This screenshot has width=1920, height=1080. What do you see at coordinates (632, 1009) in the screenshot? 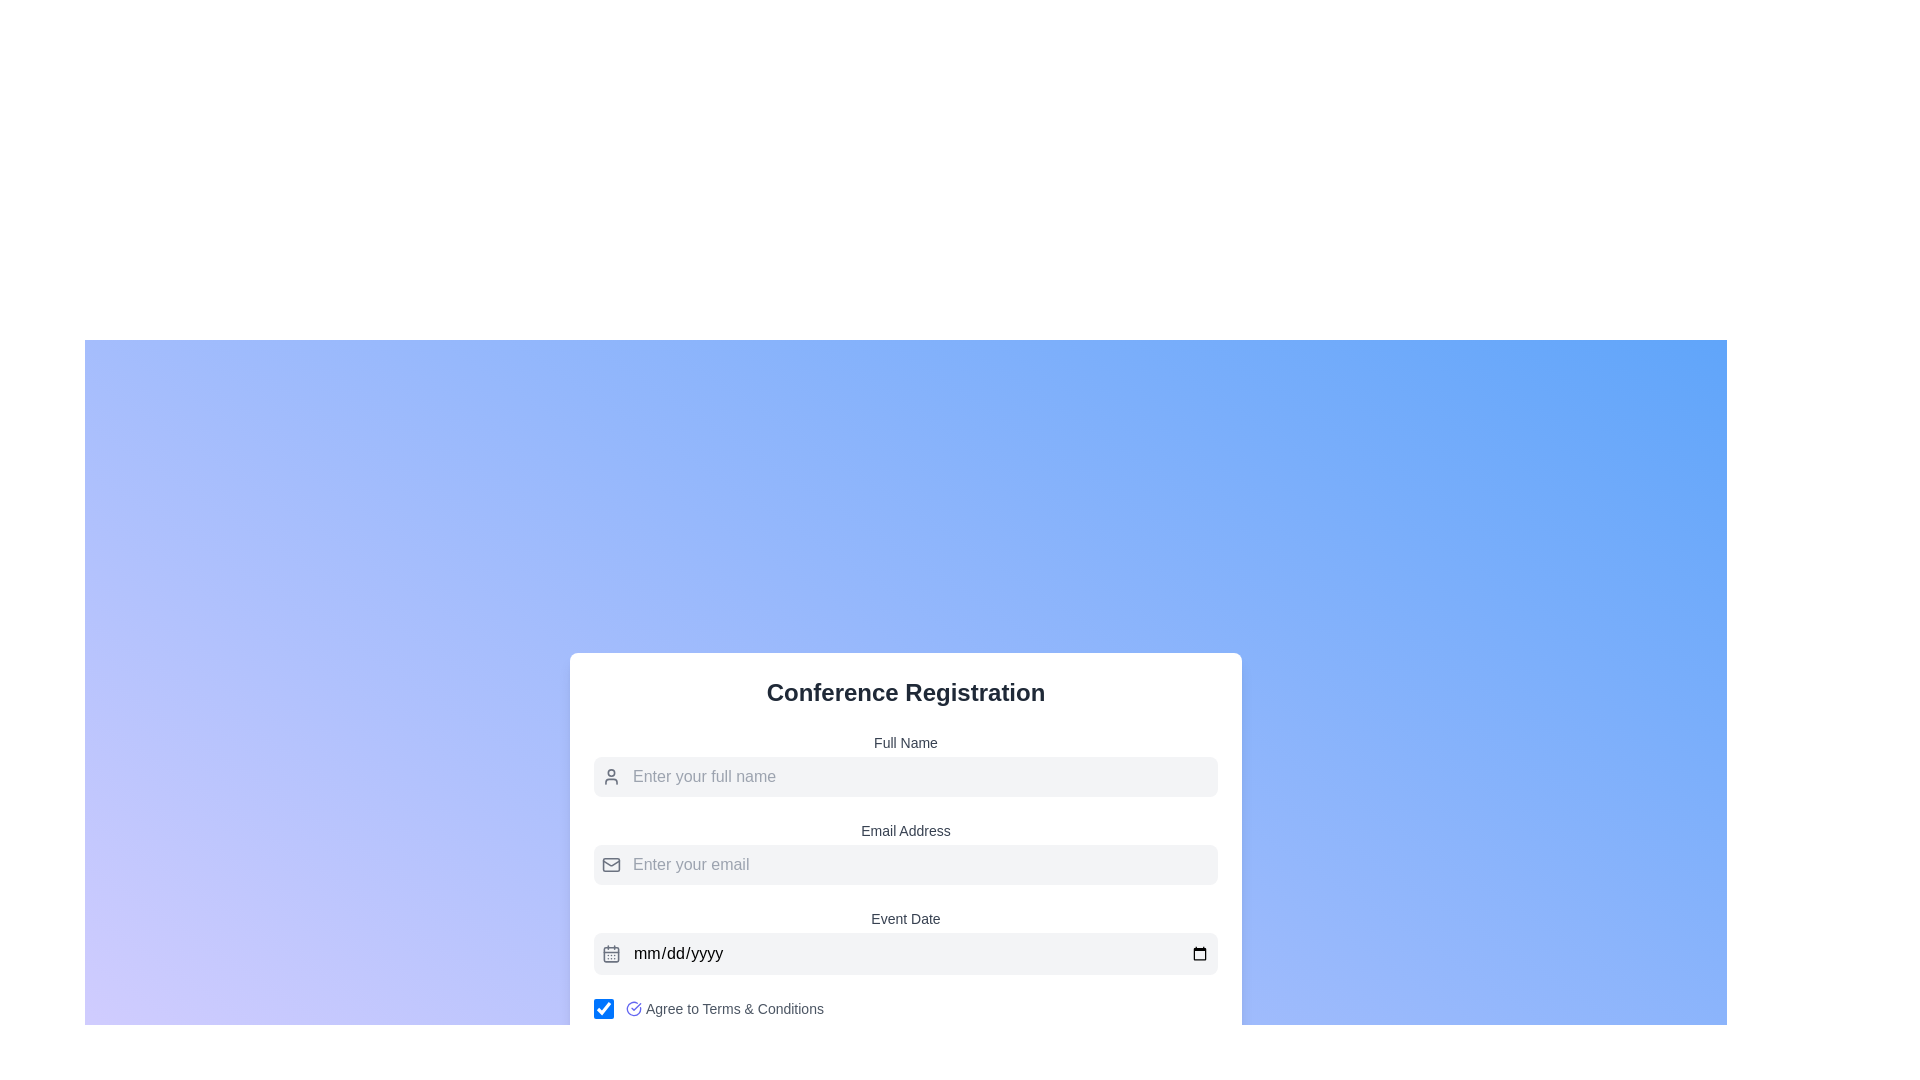
I see `the circular indigo icon with a checkmark that is located to the left of the 'Agree to Terms & Conditions' text` at bounding box center [632, 1009].